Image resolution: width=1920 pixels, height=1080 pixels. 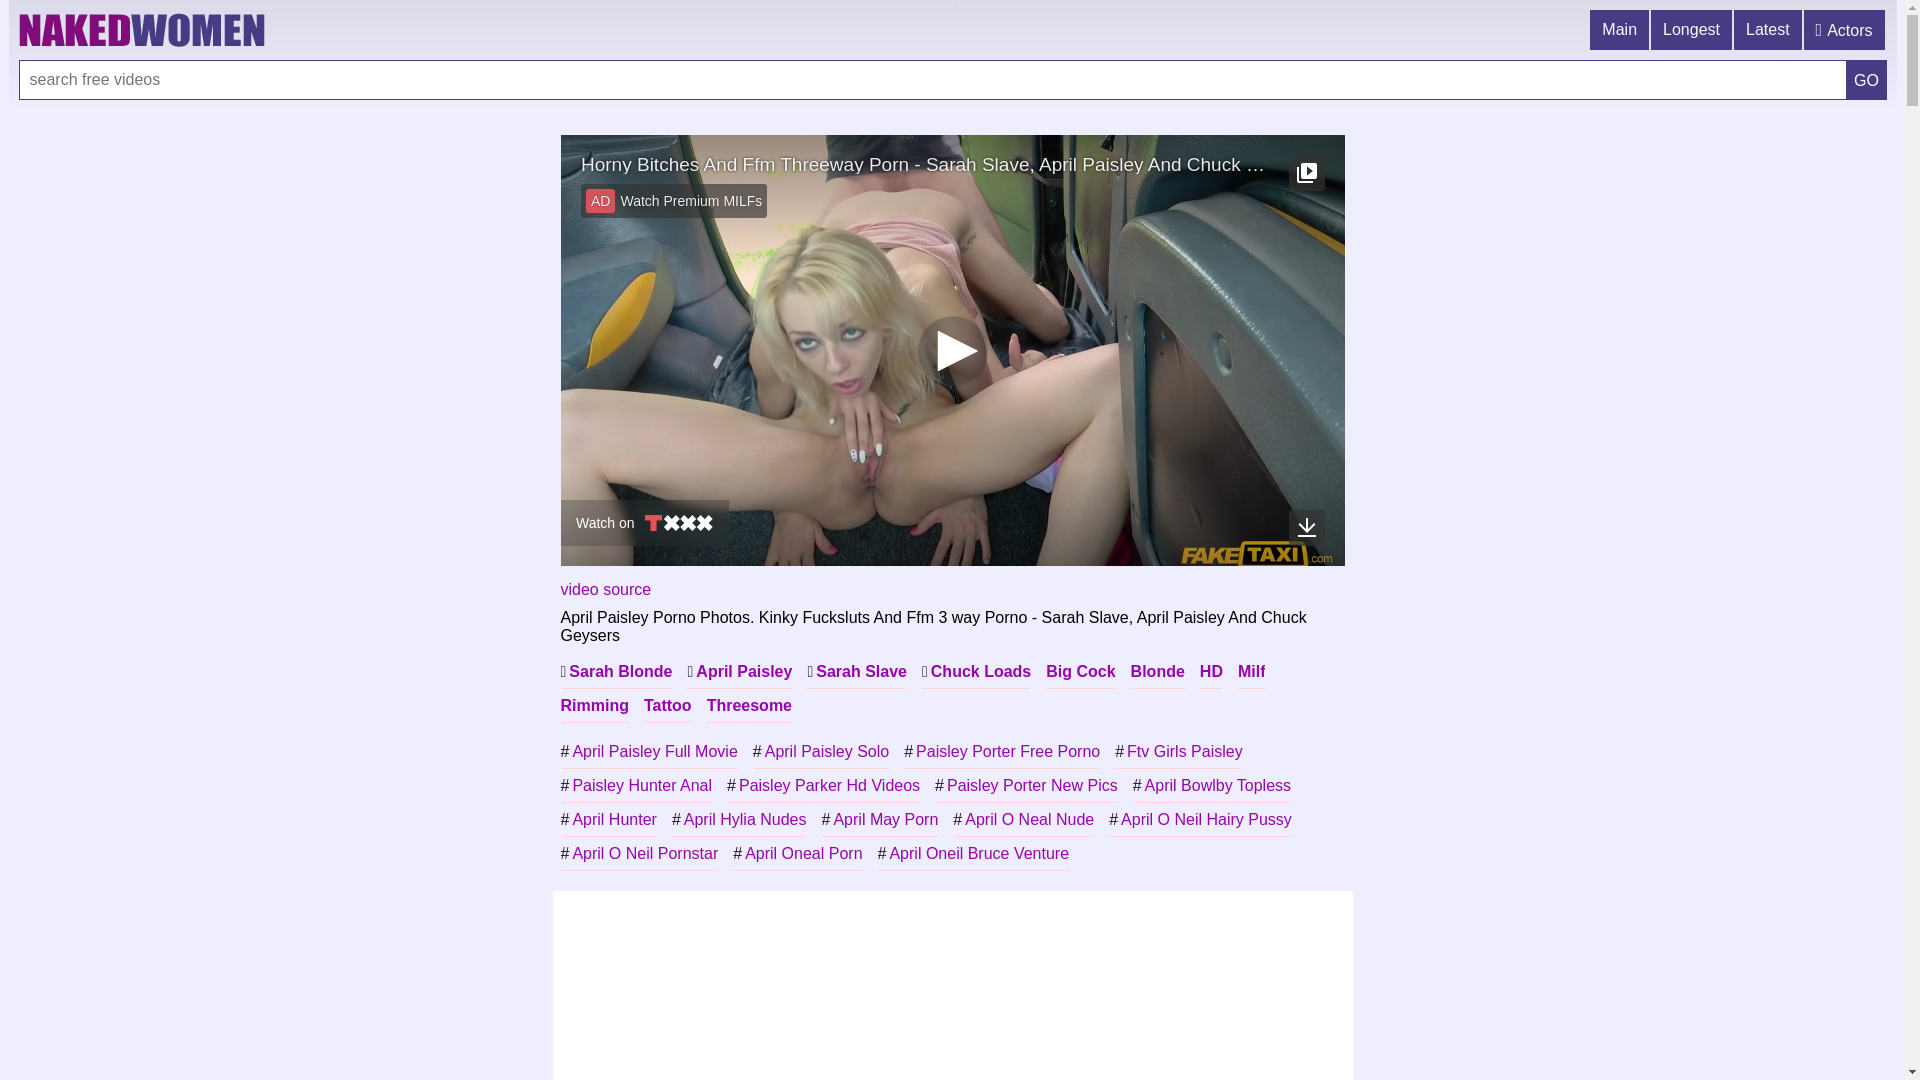 What do you see at coordinates (880, 820) in the screenshot?
I see `'April May Porn'` at bounding box center [880, 820].